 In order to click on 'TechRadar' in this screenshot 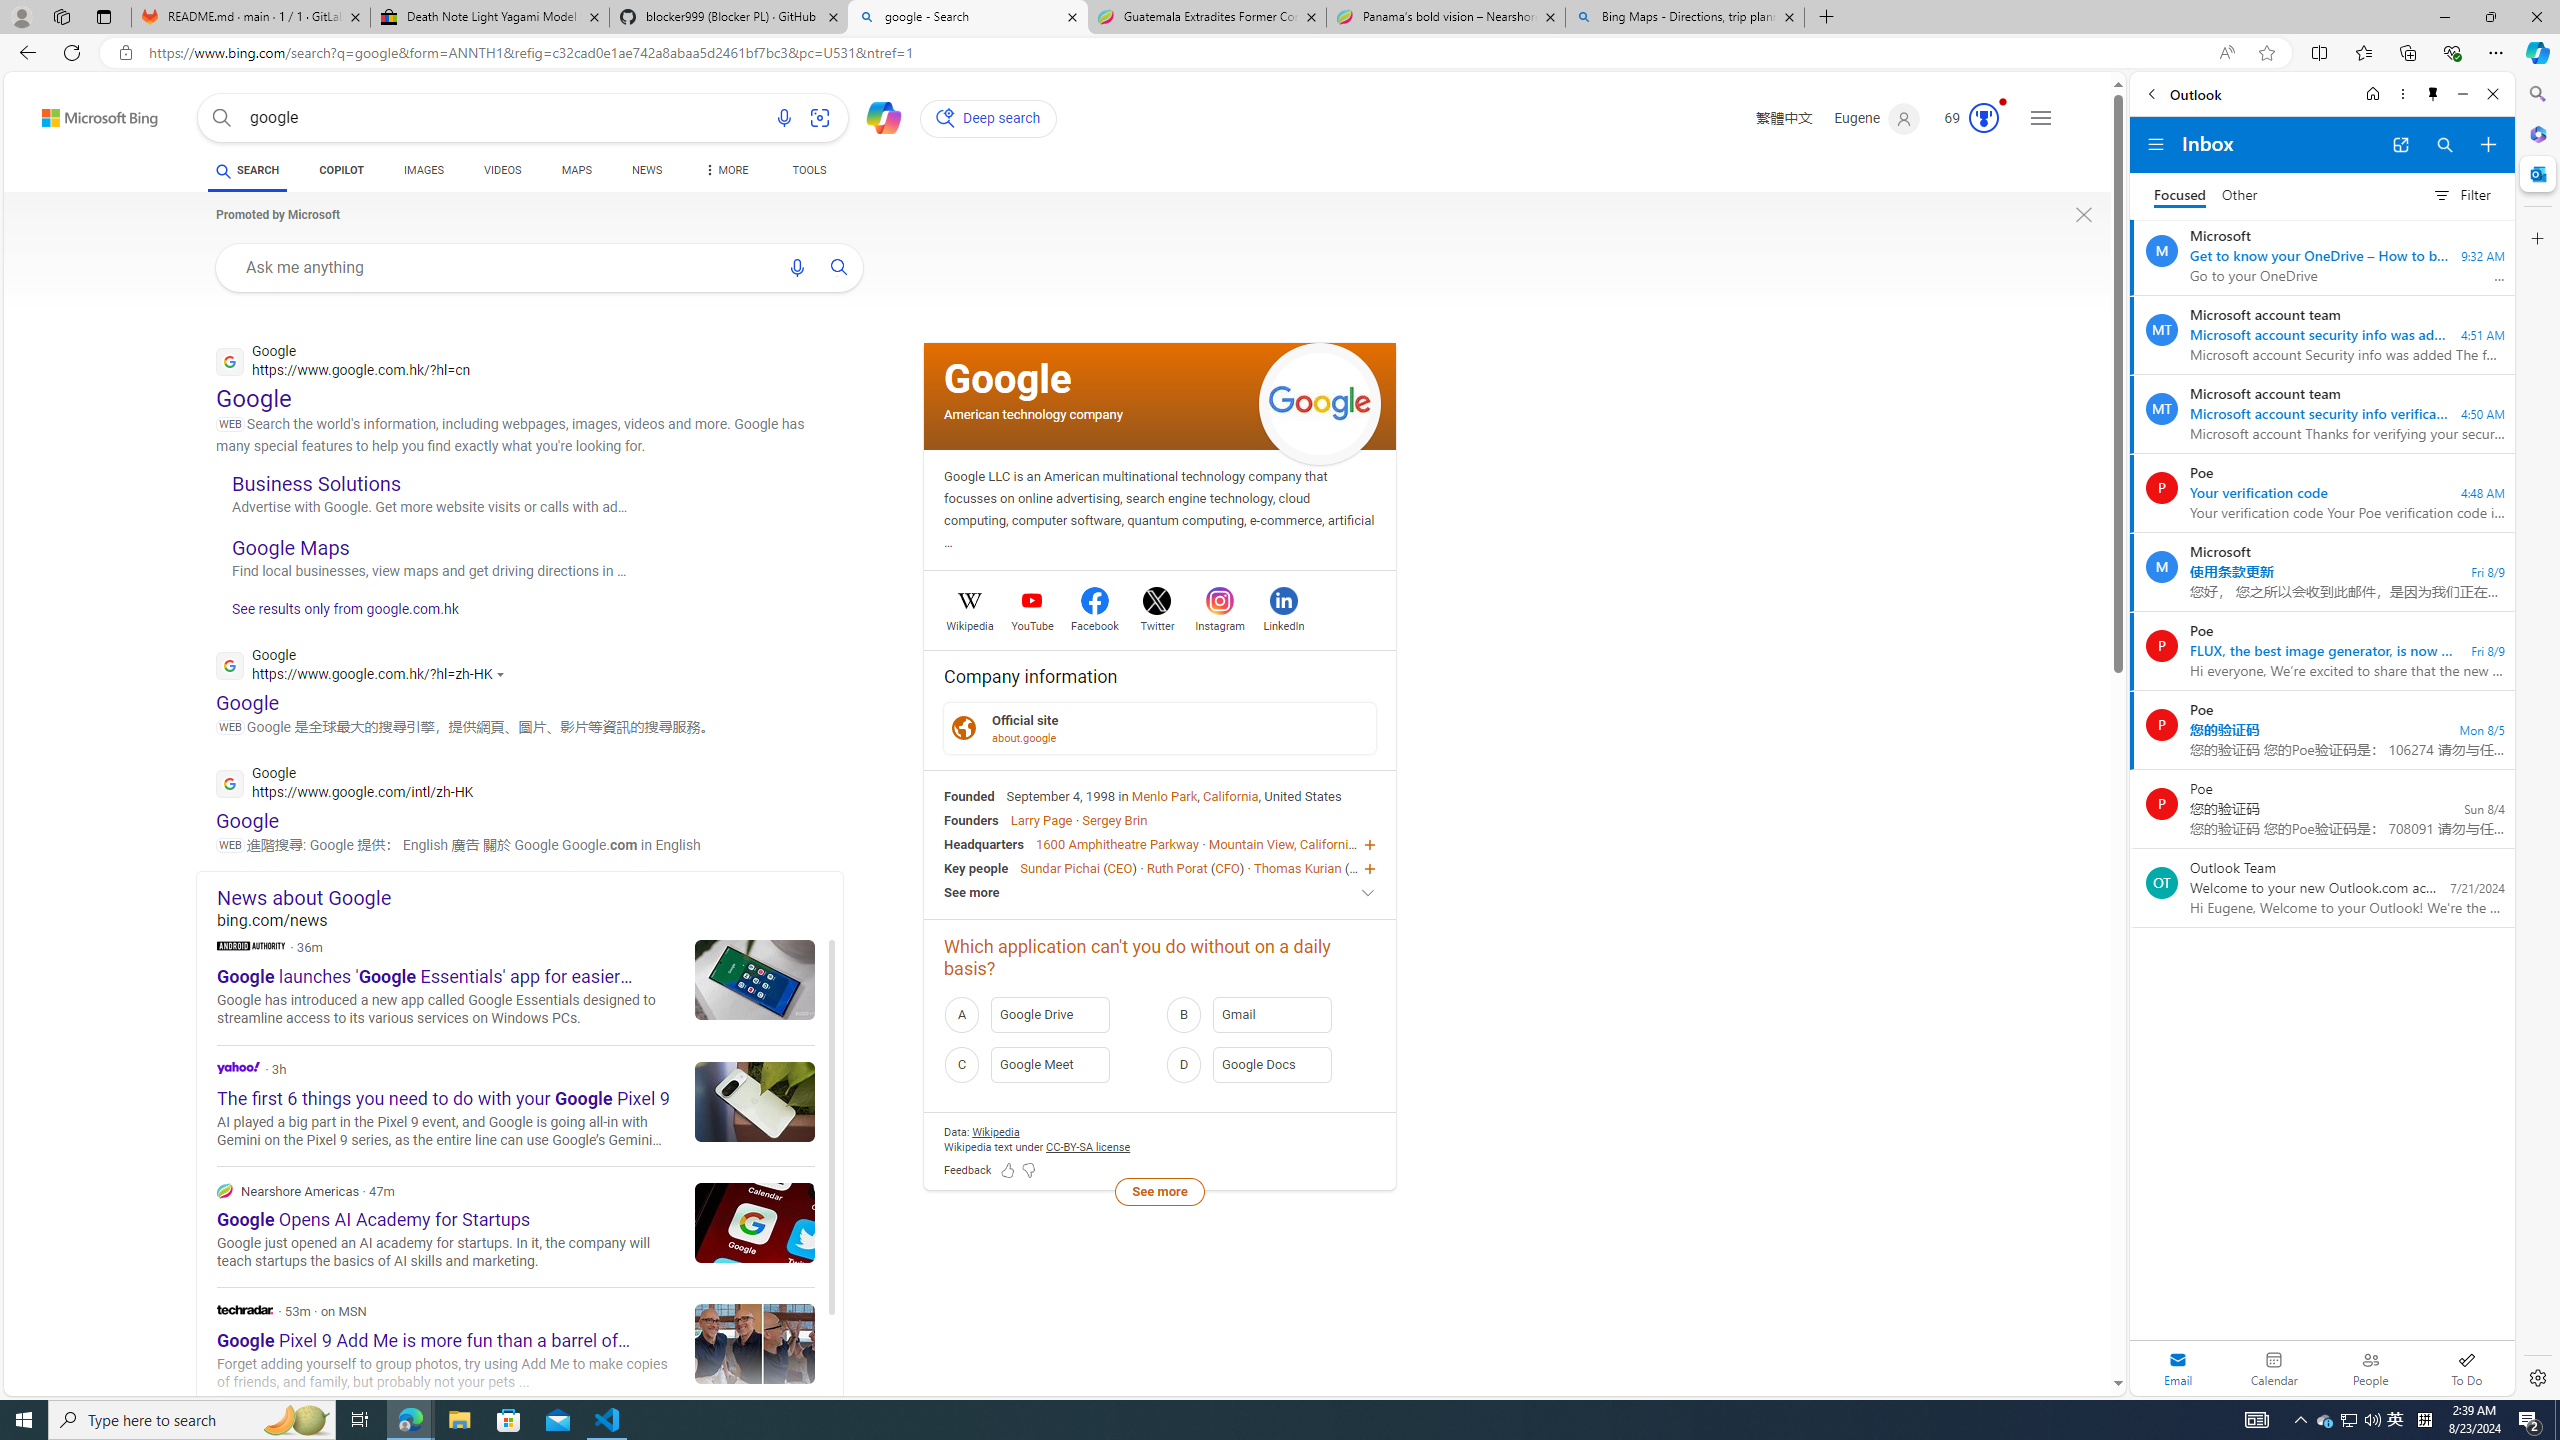, I will do `click(244, 1309)`.